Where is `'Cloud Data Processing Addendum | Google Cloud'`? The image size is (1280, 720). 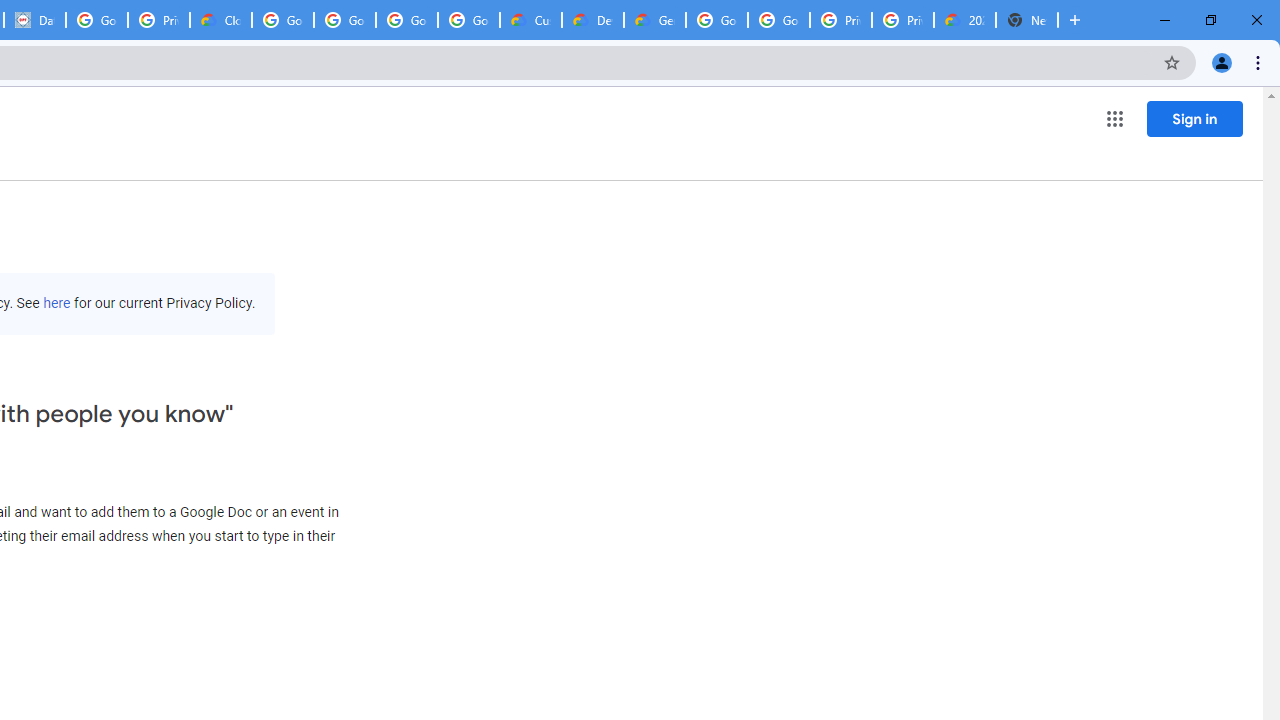
'Cloud Data Processing Addendum | Google Cloud' is located at coordinates (220, 20).